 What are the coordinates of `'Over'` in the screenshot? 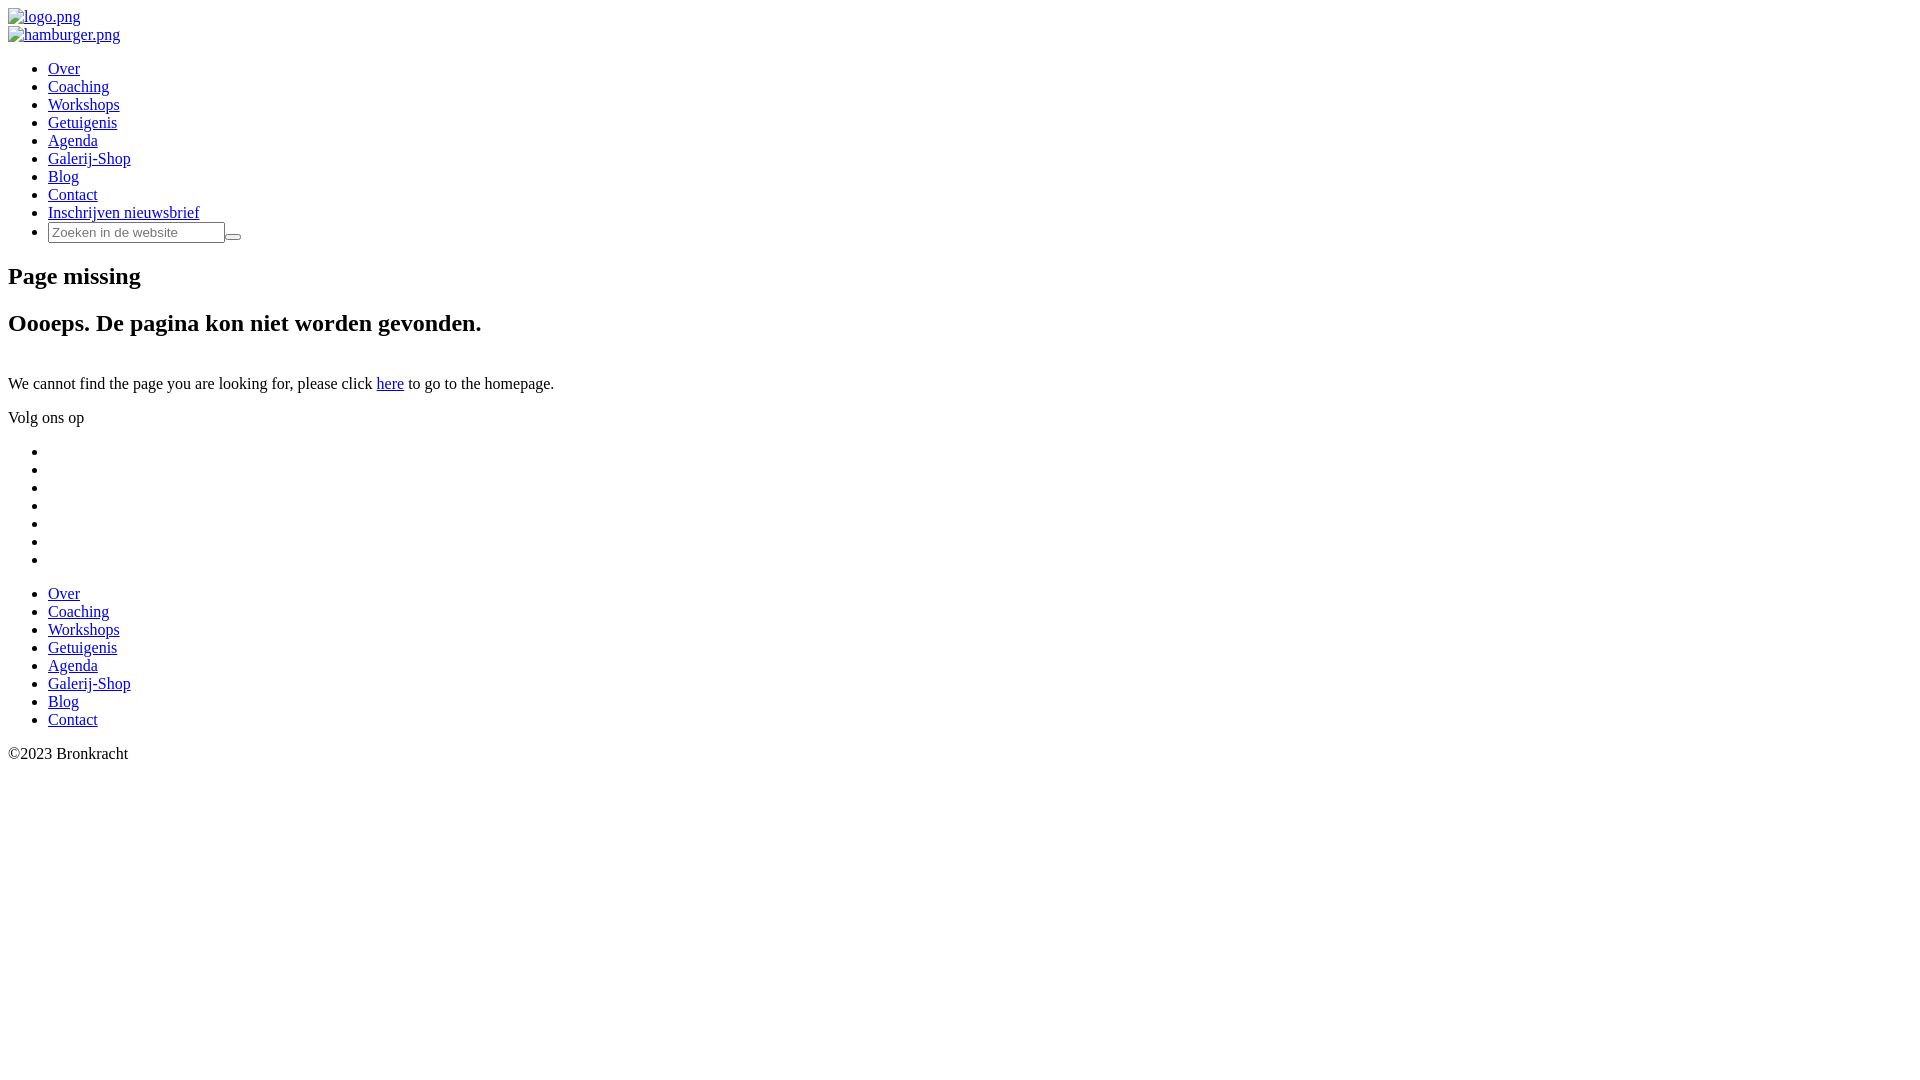 It's located at (63, 67).